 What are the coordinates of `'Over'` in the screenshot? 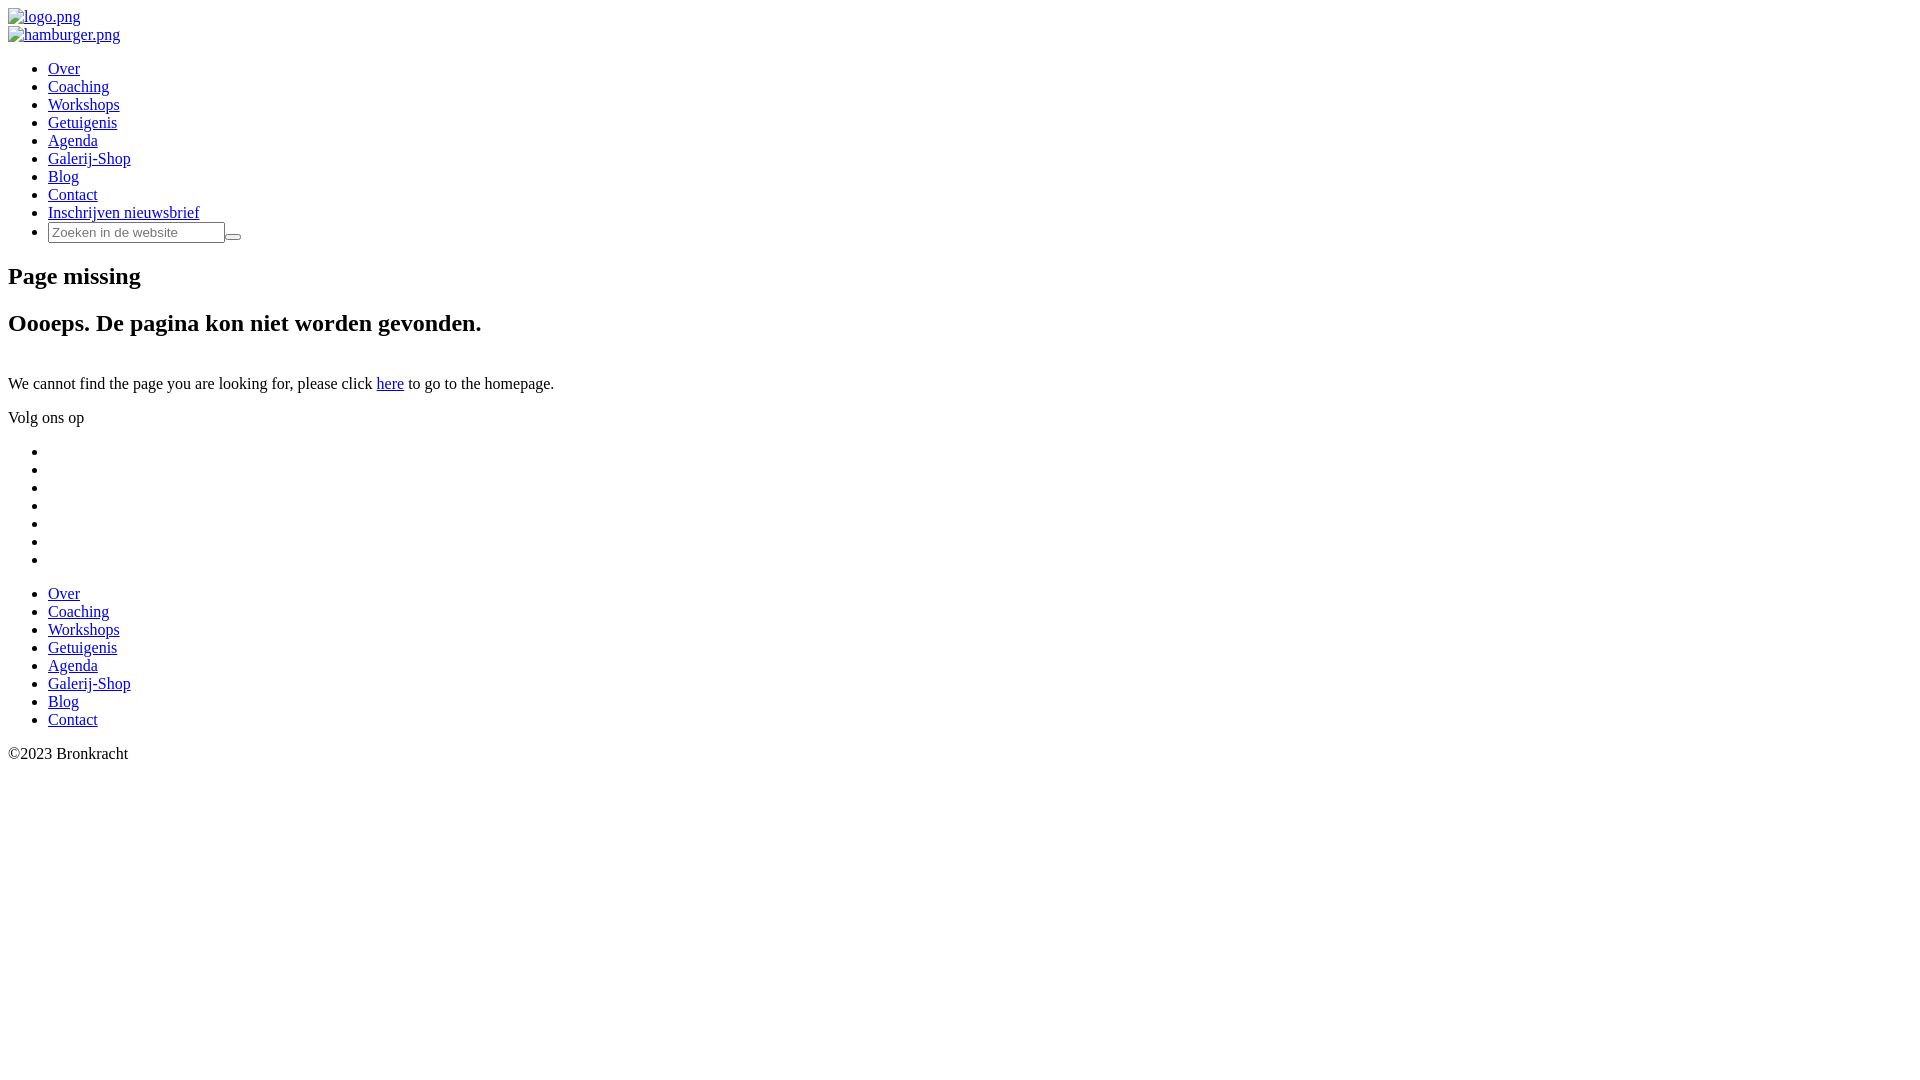 It's located at (63, 67).